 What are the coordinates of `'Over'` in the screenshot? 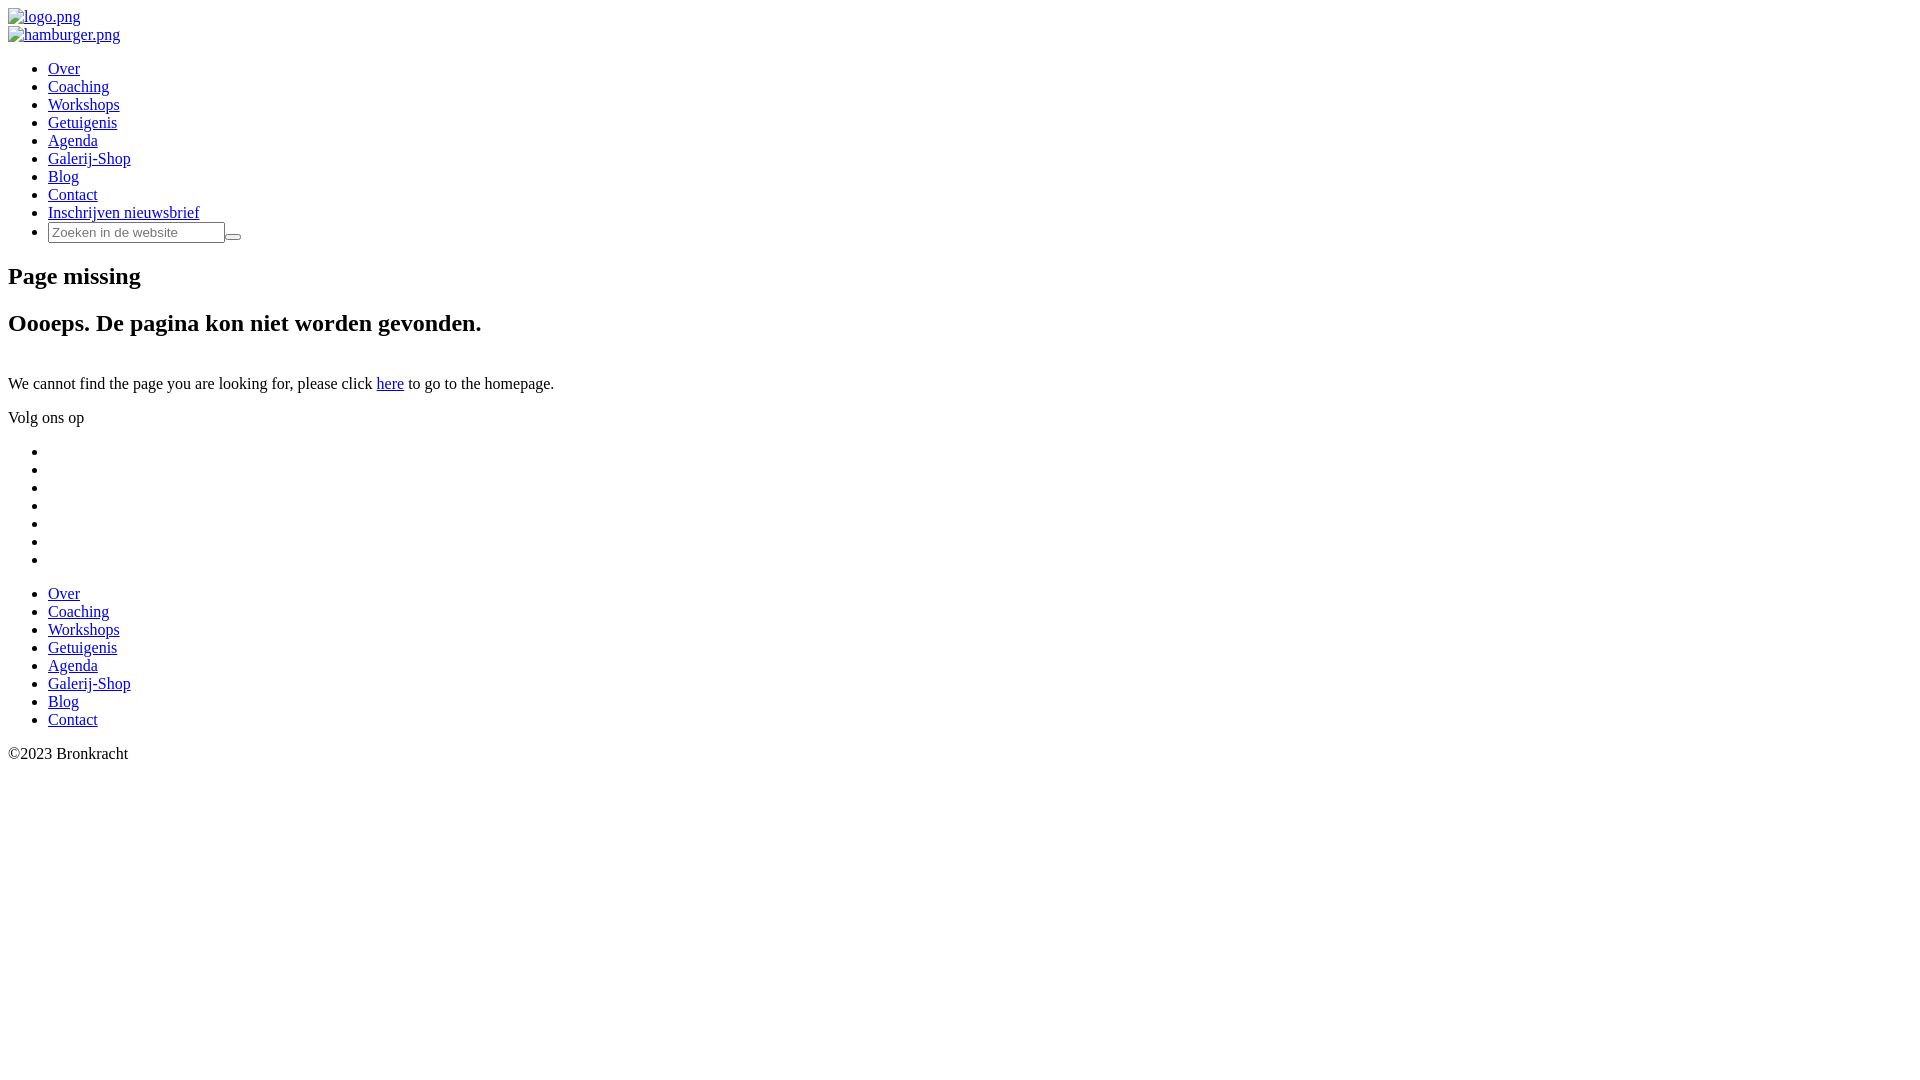 It's located at (63, 67).